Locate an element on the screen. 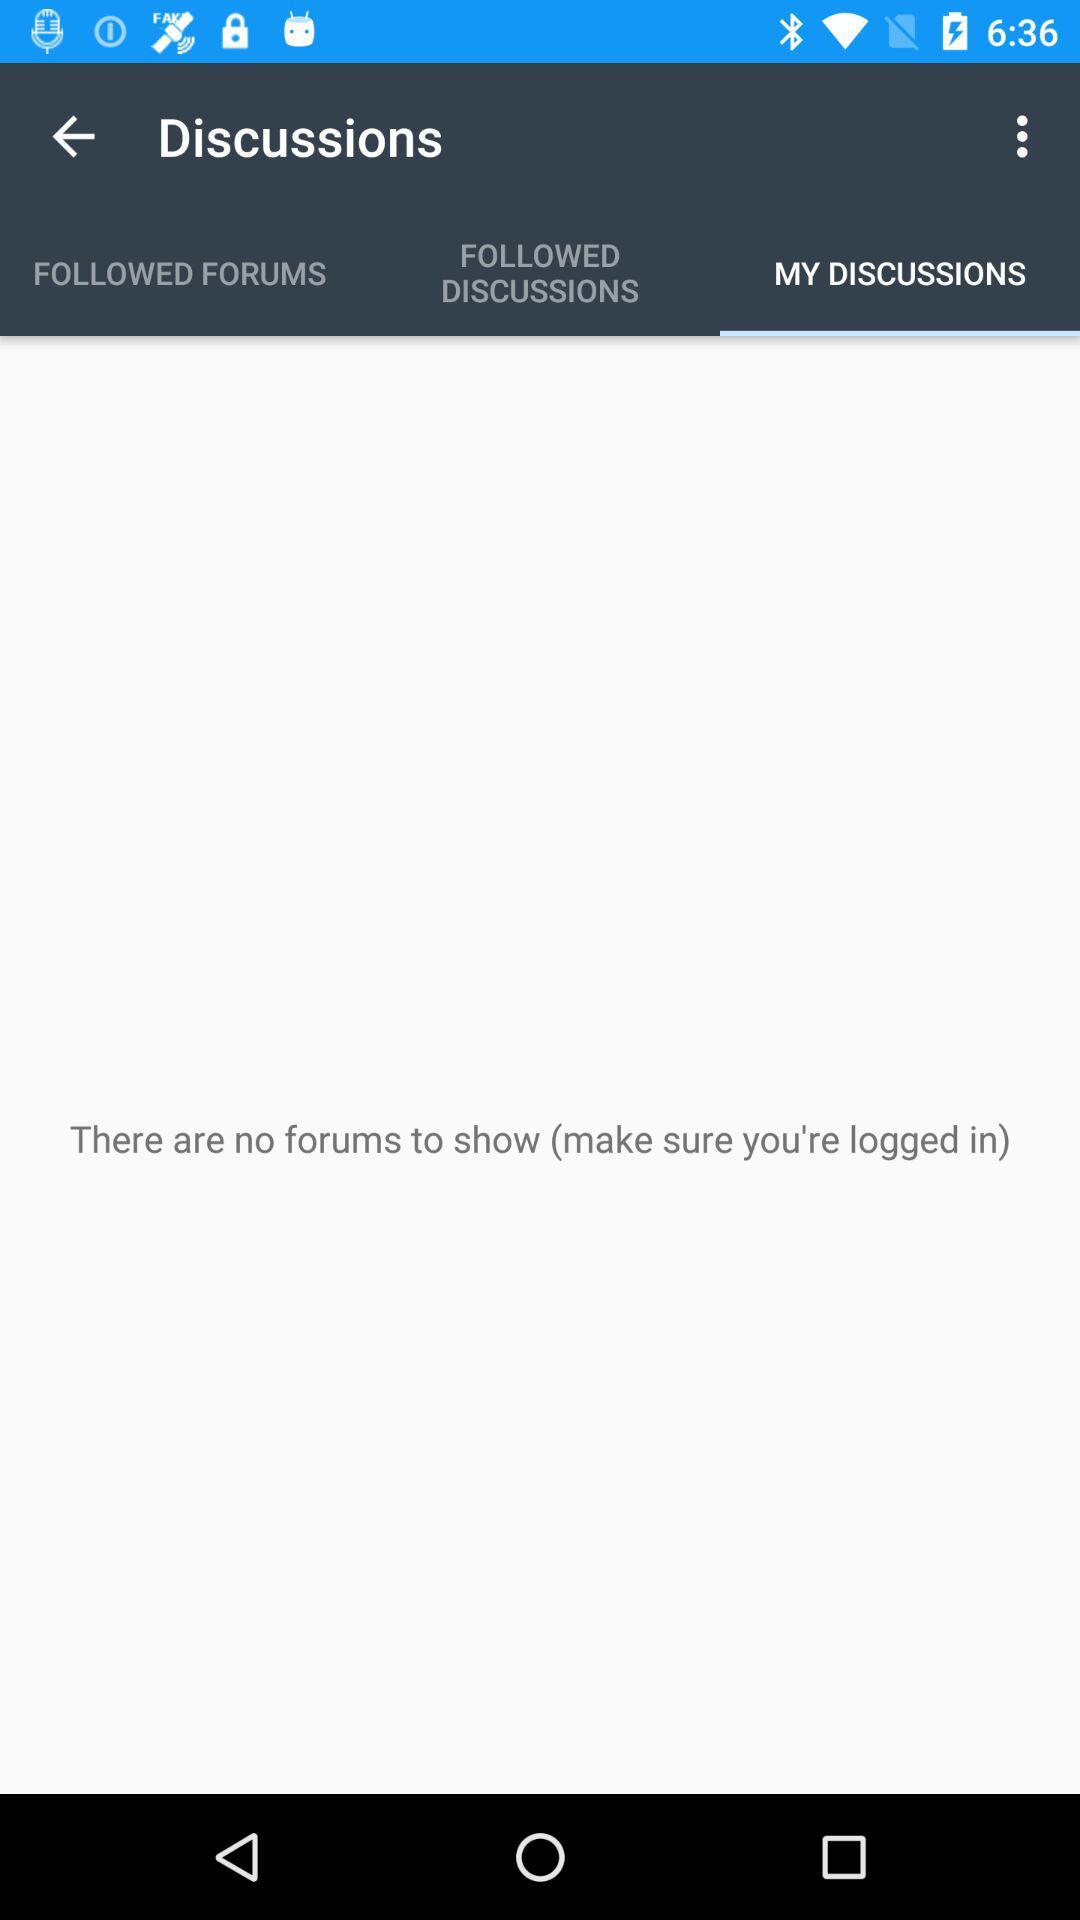  the app to the left of discussions app is located at coordinates (72, 135).